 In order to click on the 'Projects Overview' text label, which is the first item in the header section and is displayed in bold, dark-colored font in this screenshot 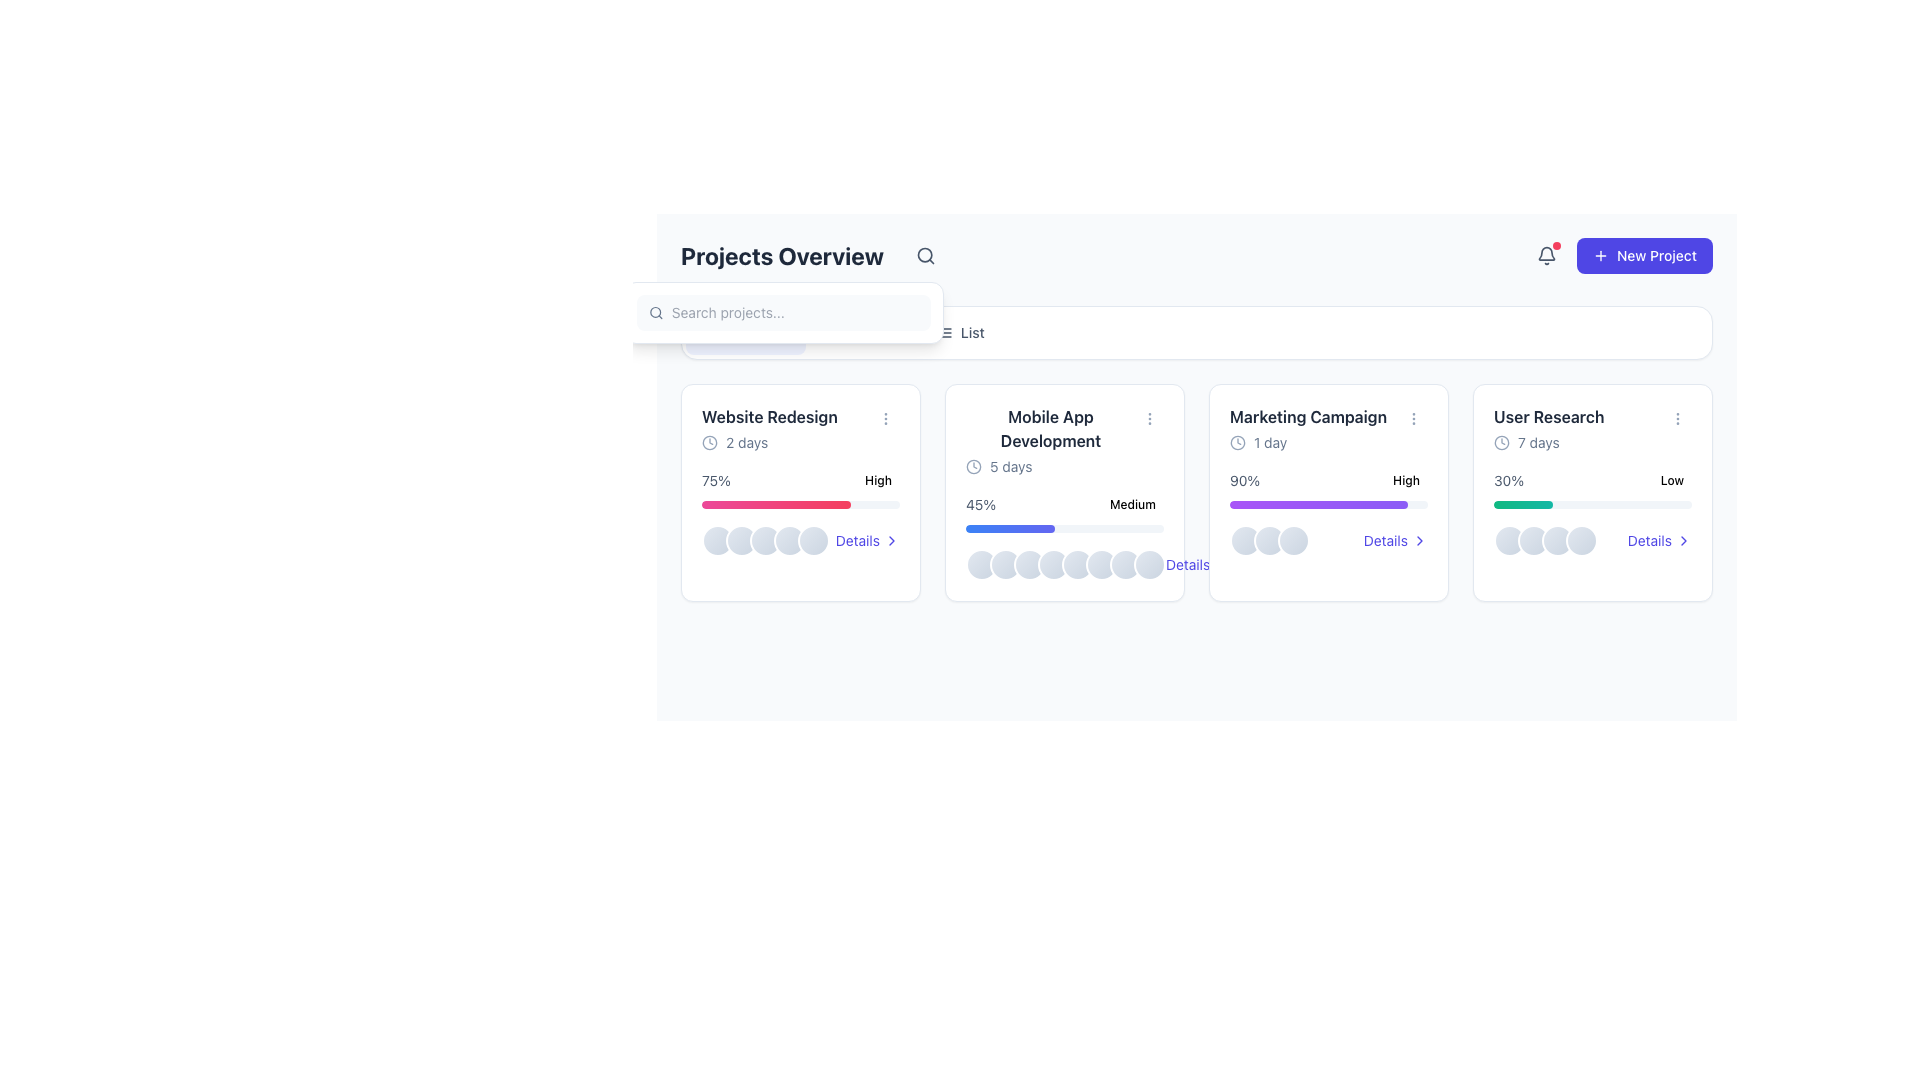, I will do `click(812, 254)`.